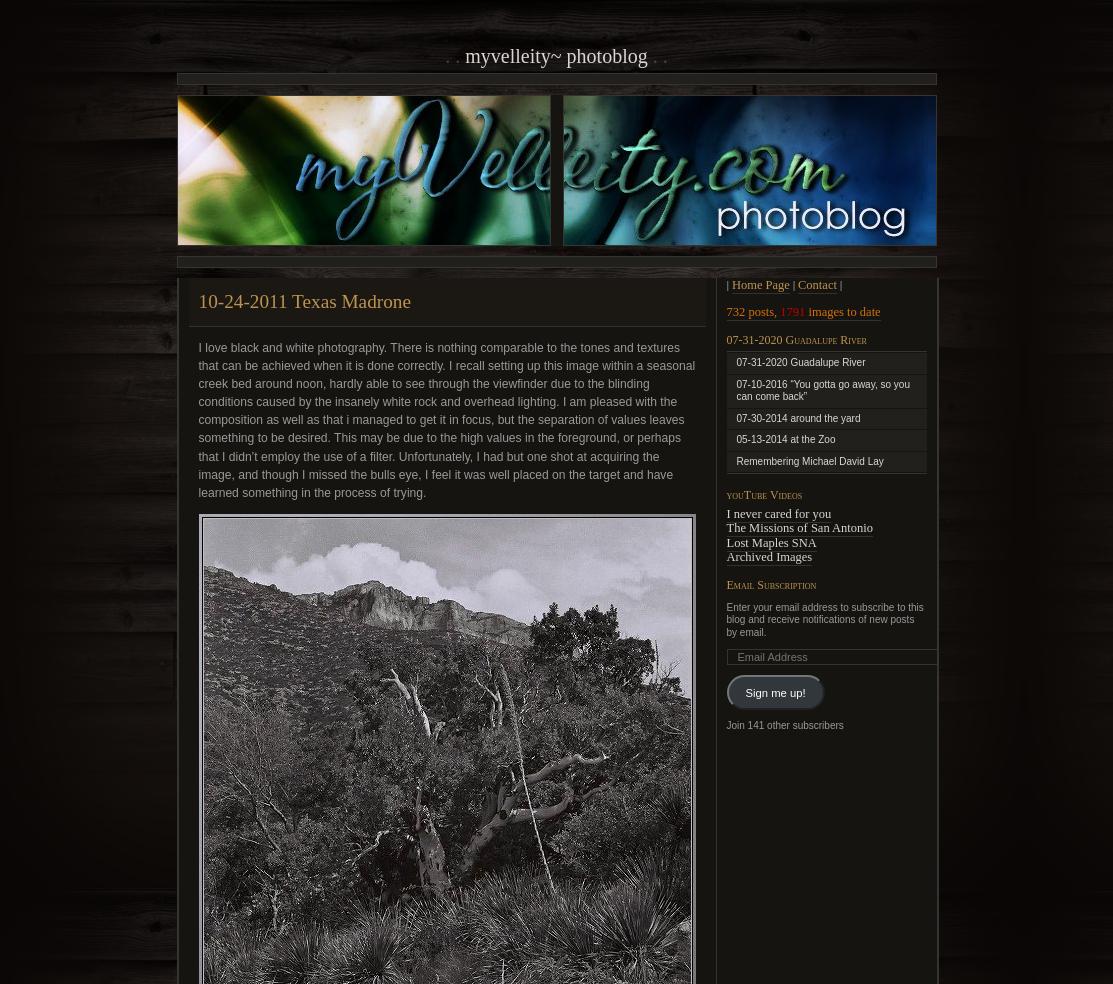 The image size is (1113, 984). I want to click on 'Remembering Michael David Lay', so click(809, 460).